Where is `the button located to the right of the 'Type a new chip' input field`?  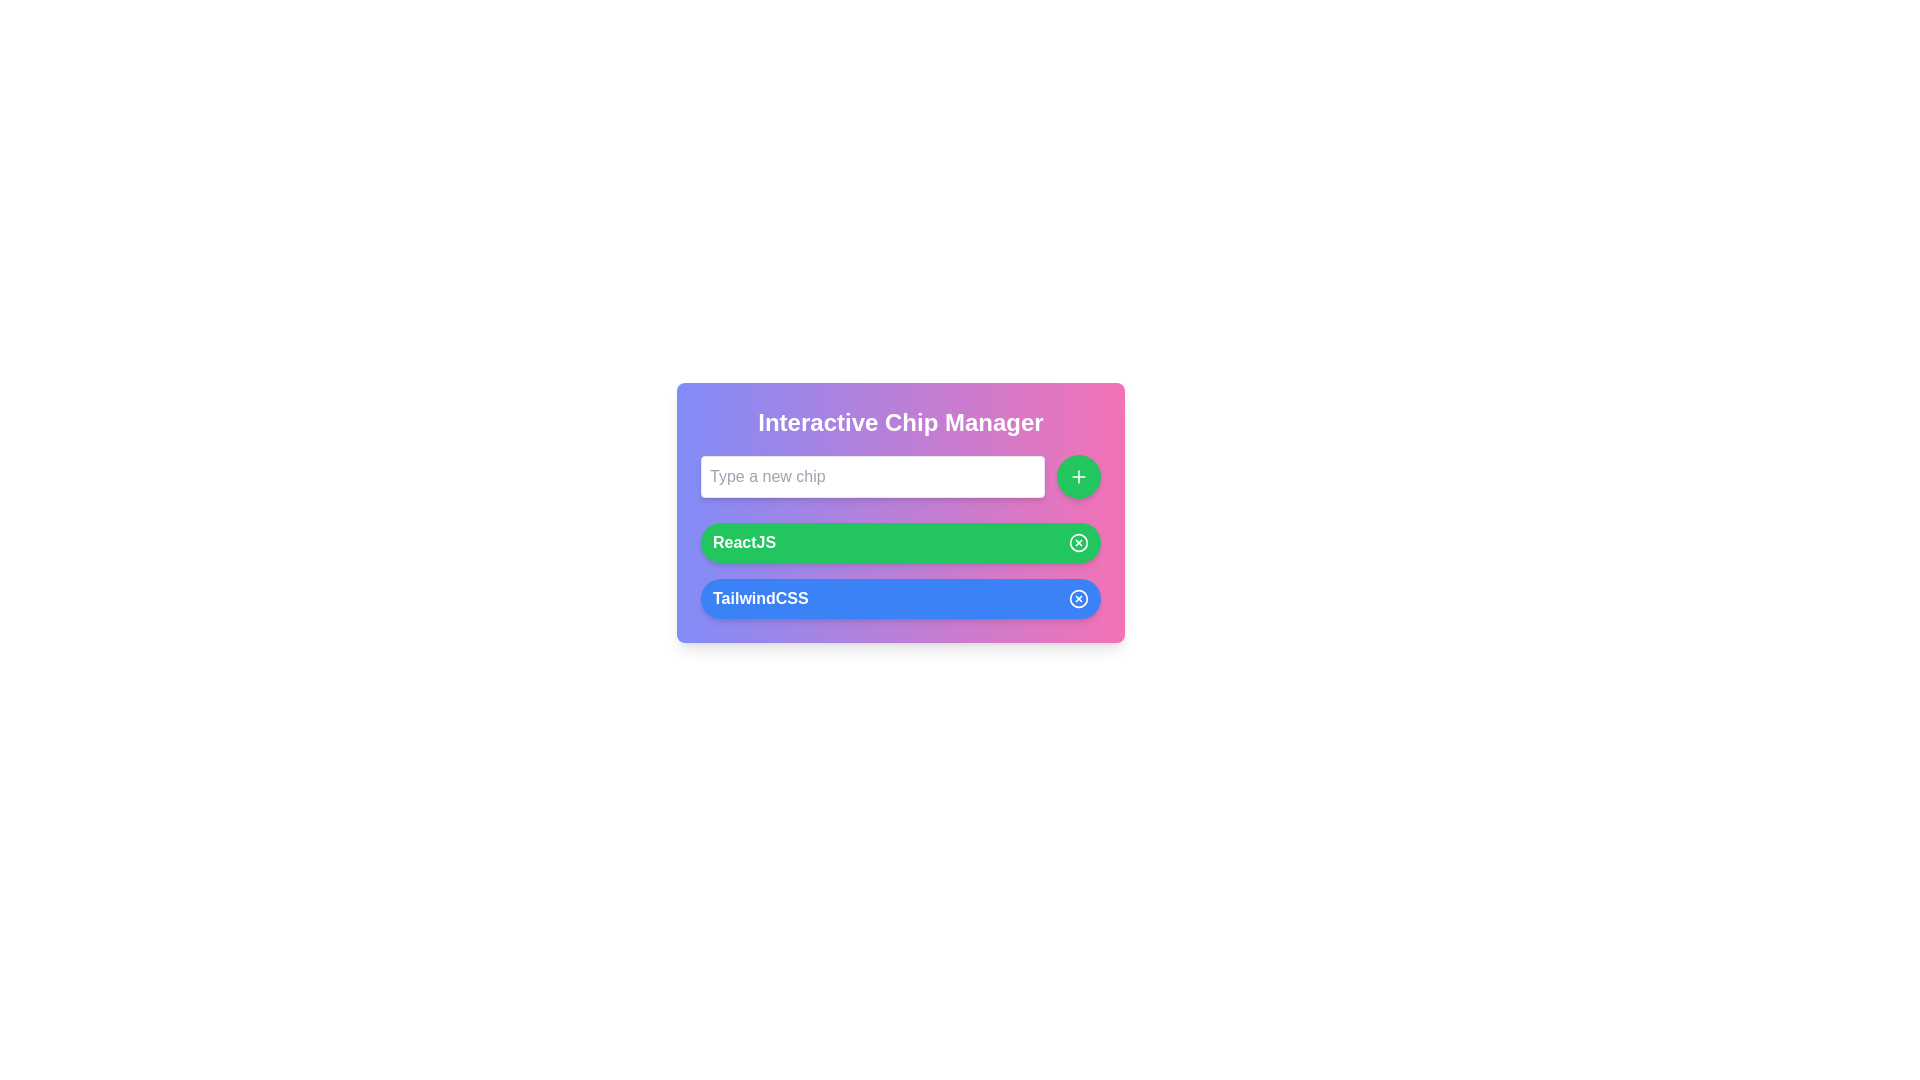 the button located to the right of the 'Type a new chip' input field is located at coordinates (1078, 477).